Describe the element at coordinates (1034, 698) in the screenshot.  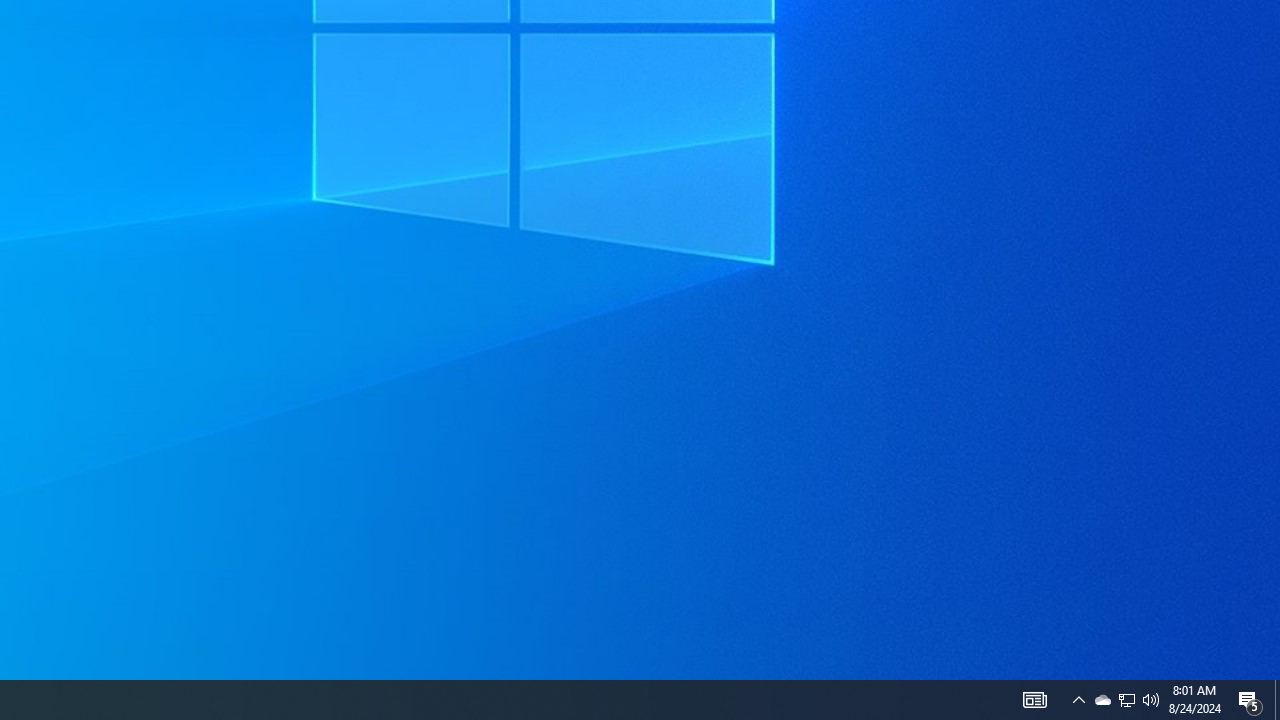
I see `'AutomationID: 4105'` at that location.